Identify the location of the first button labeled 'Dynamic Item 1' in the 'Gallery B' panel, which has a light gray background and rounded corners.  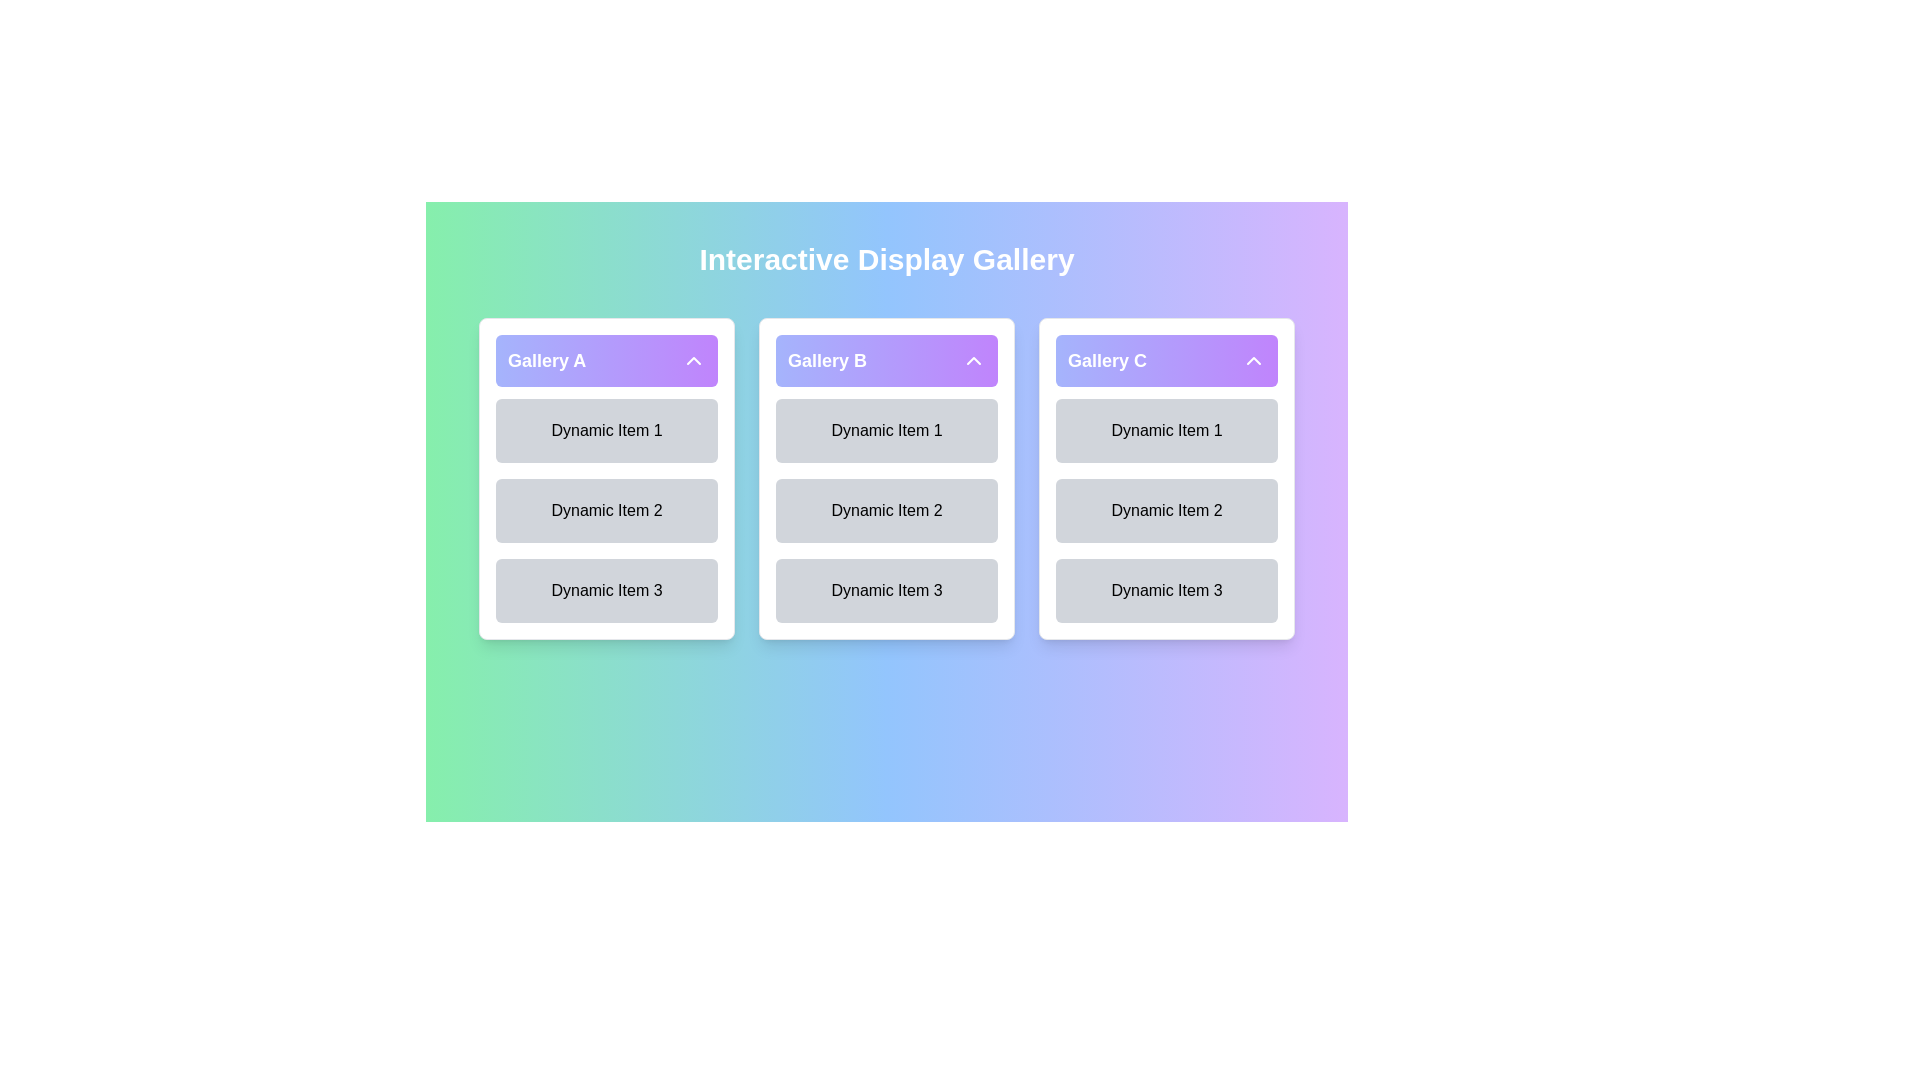
(886, 430).